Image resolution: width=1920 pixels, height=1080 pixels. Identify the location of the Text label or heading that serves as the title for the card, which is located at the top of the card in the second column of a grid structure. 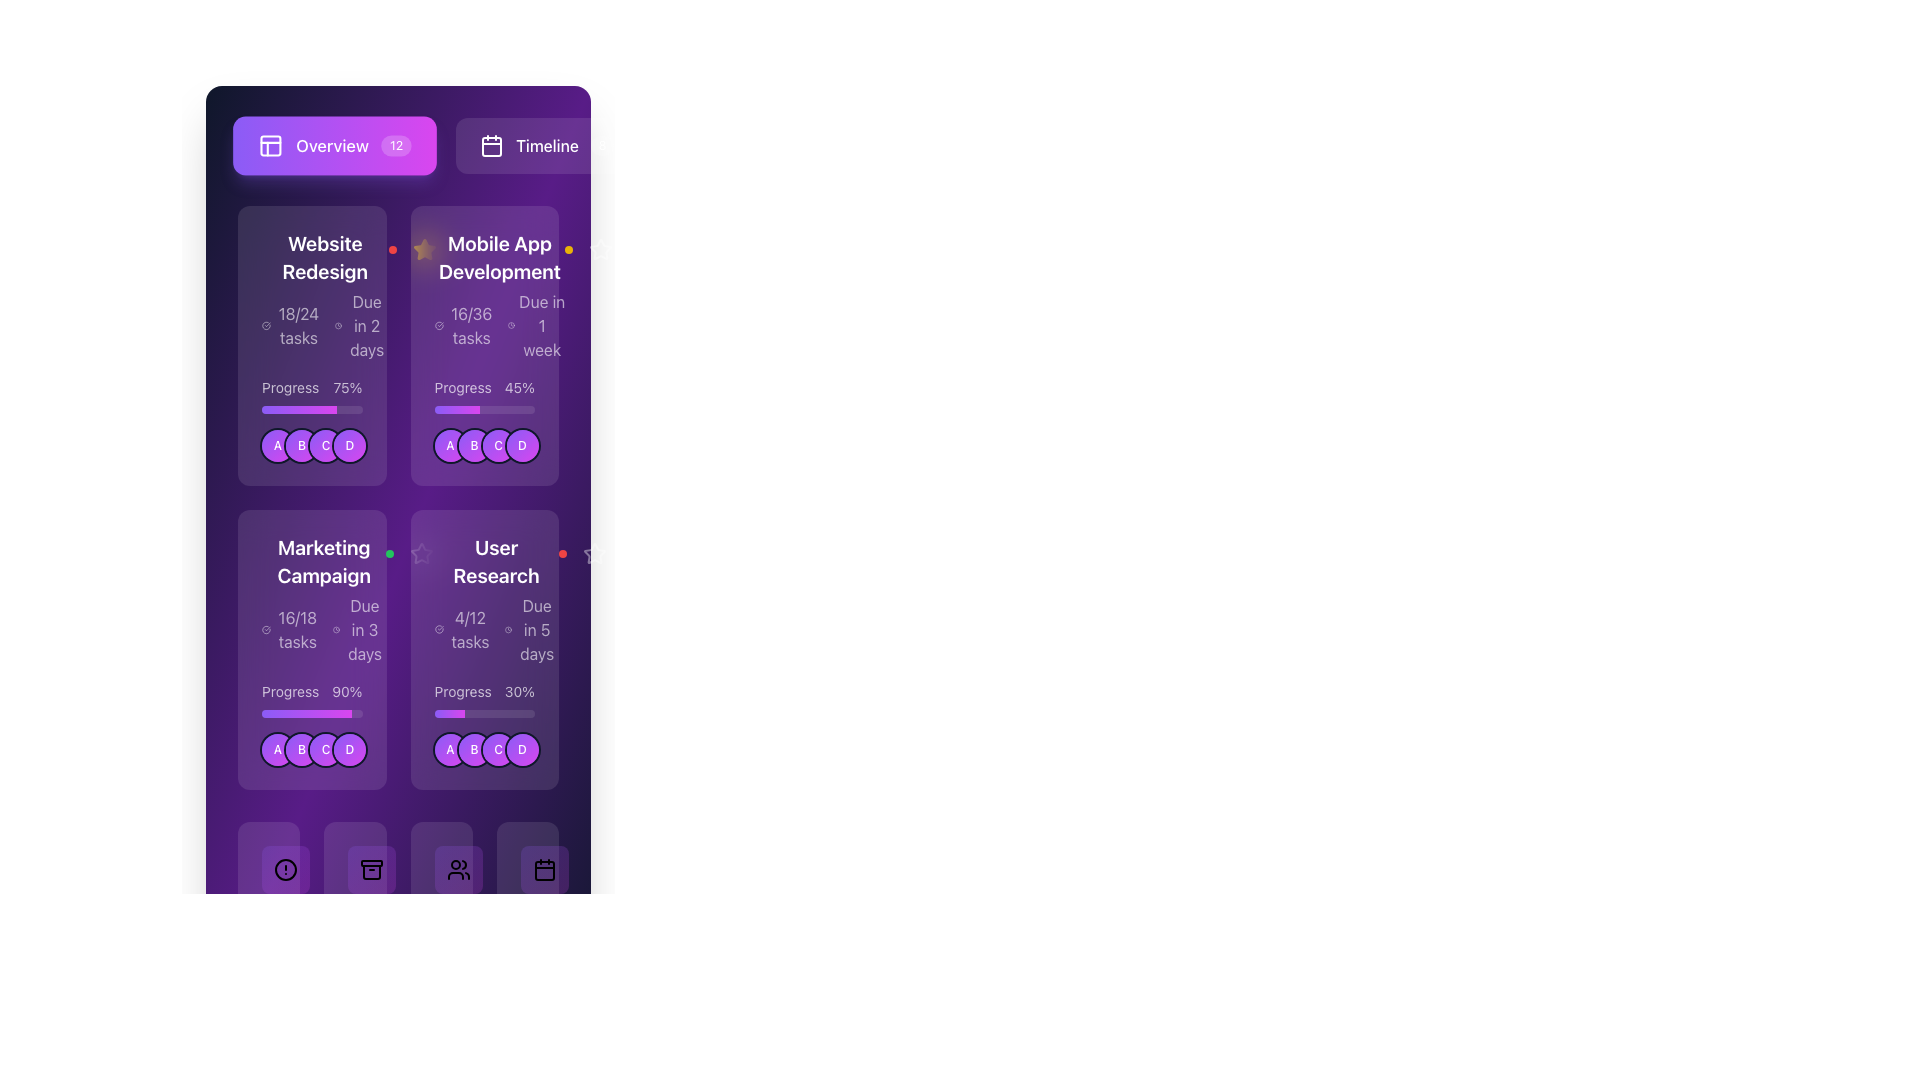
(499, 257).